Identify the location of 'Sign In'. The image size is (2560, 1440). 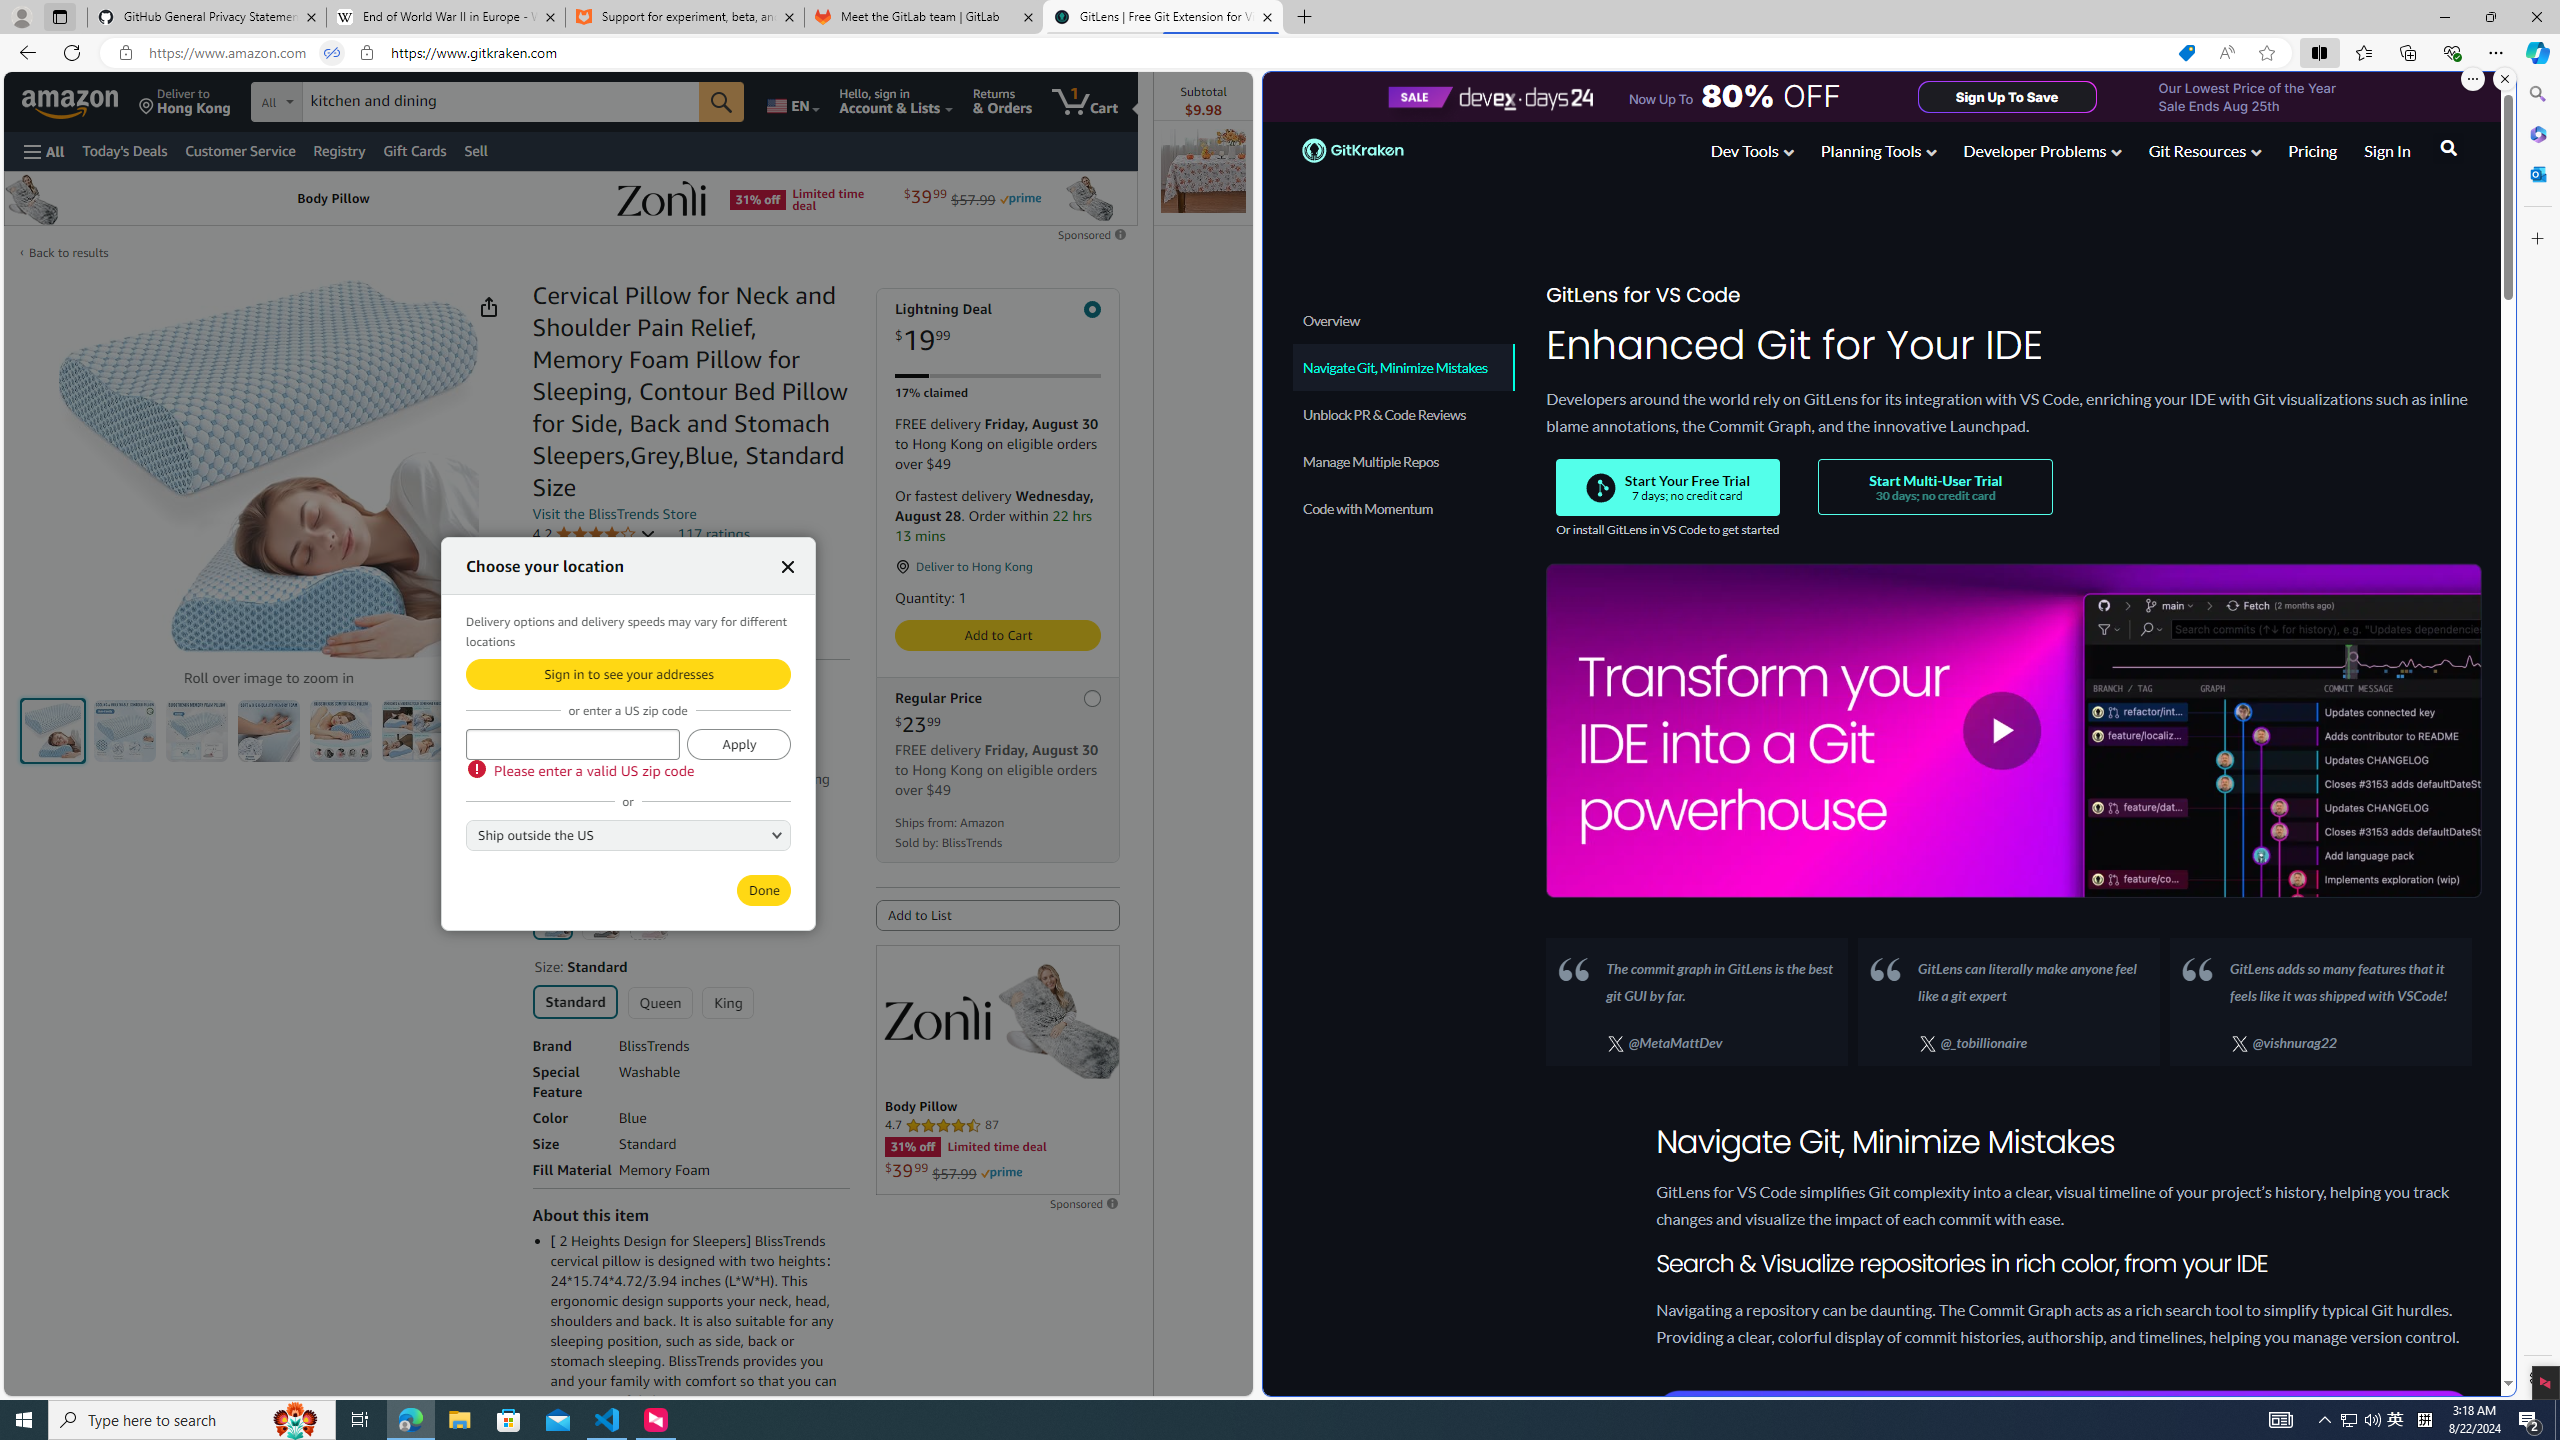
(2386, 153).